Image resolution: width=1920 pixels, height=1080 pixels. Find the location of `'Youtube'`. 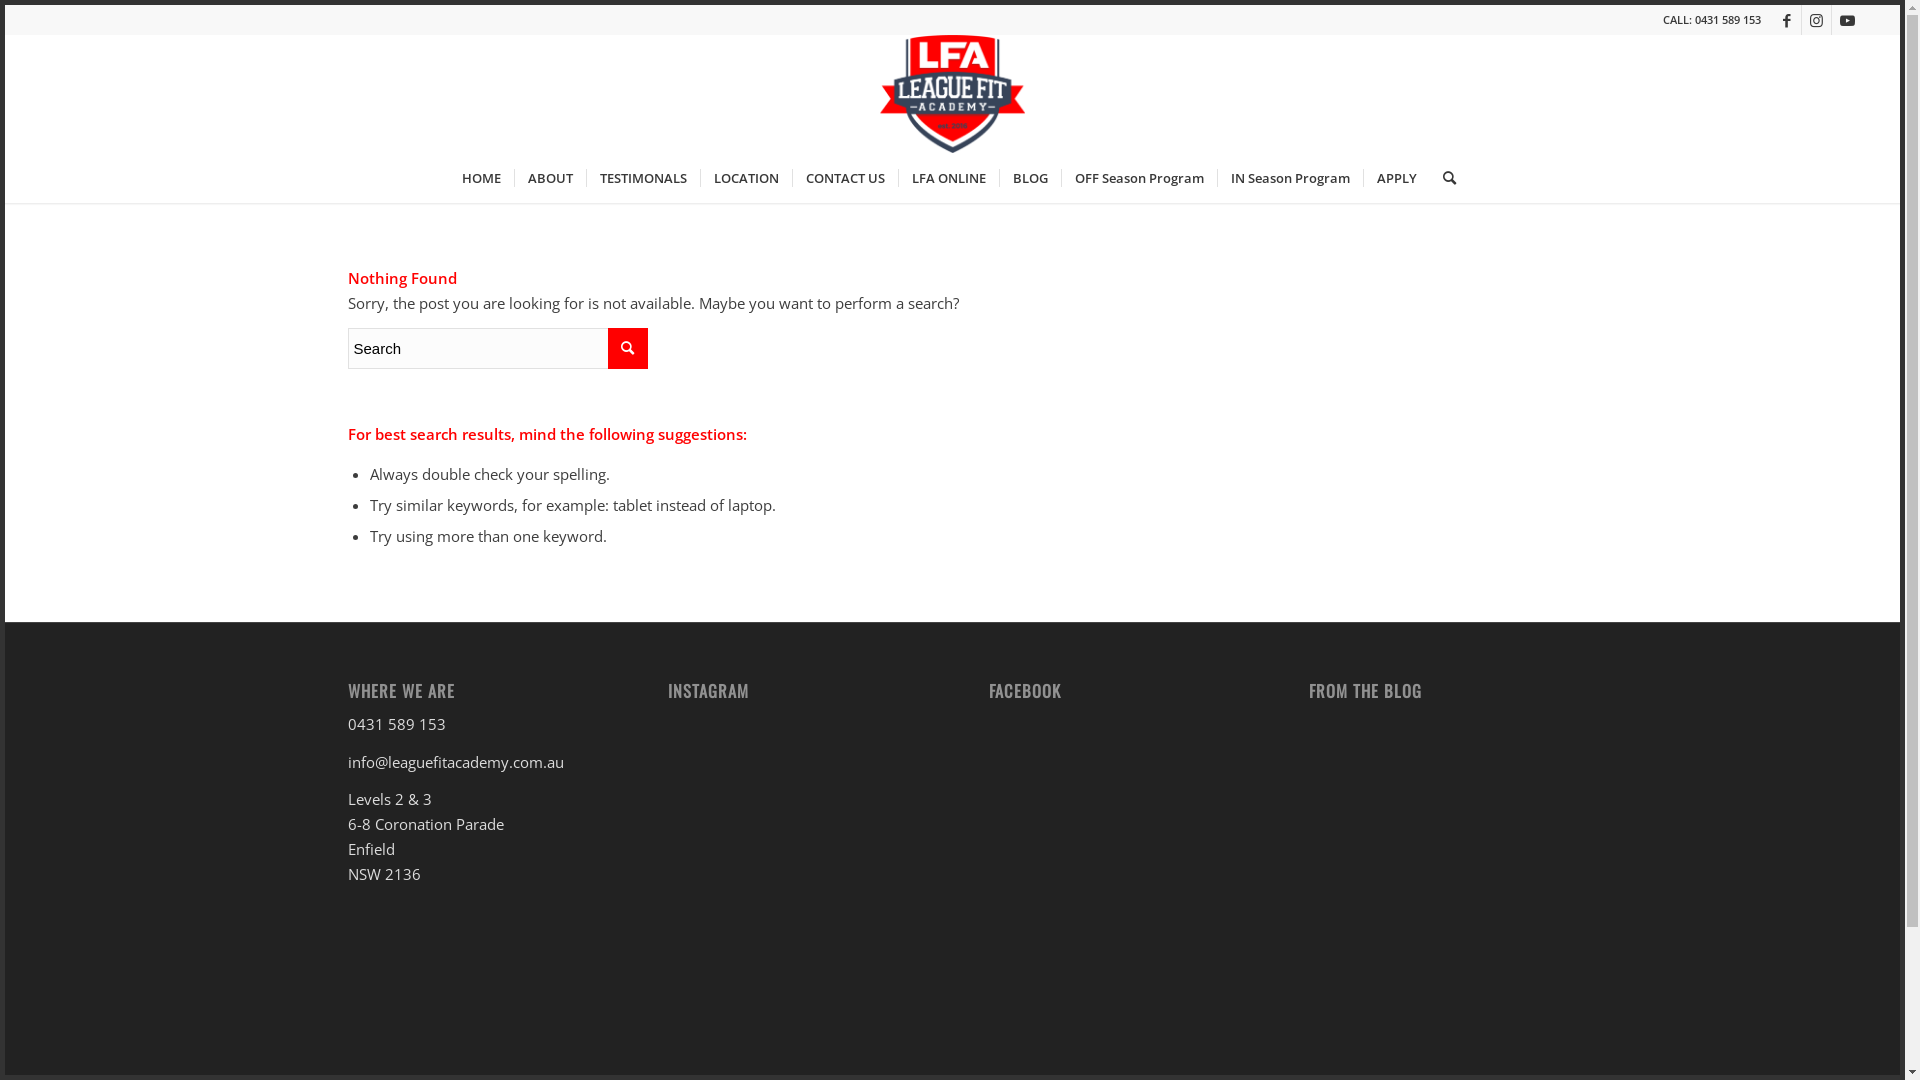

'Youtube' is located at coordinates (1846, 19).